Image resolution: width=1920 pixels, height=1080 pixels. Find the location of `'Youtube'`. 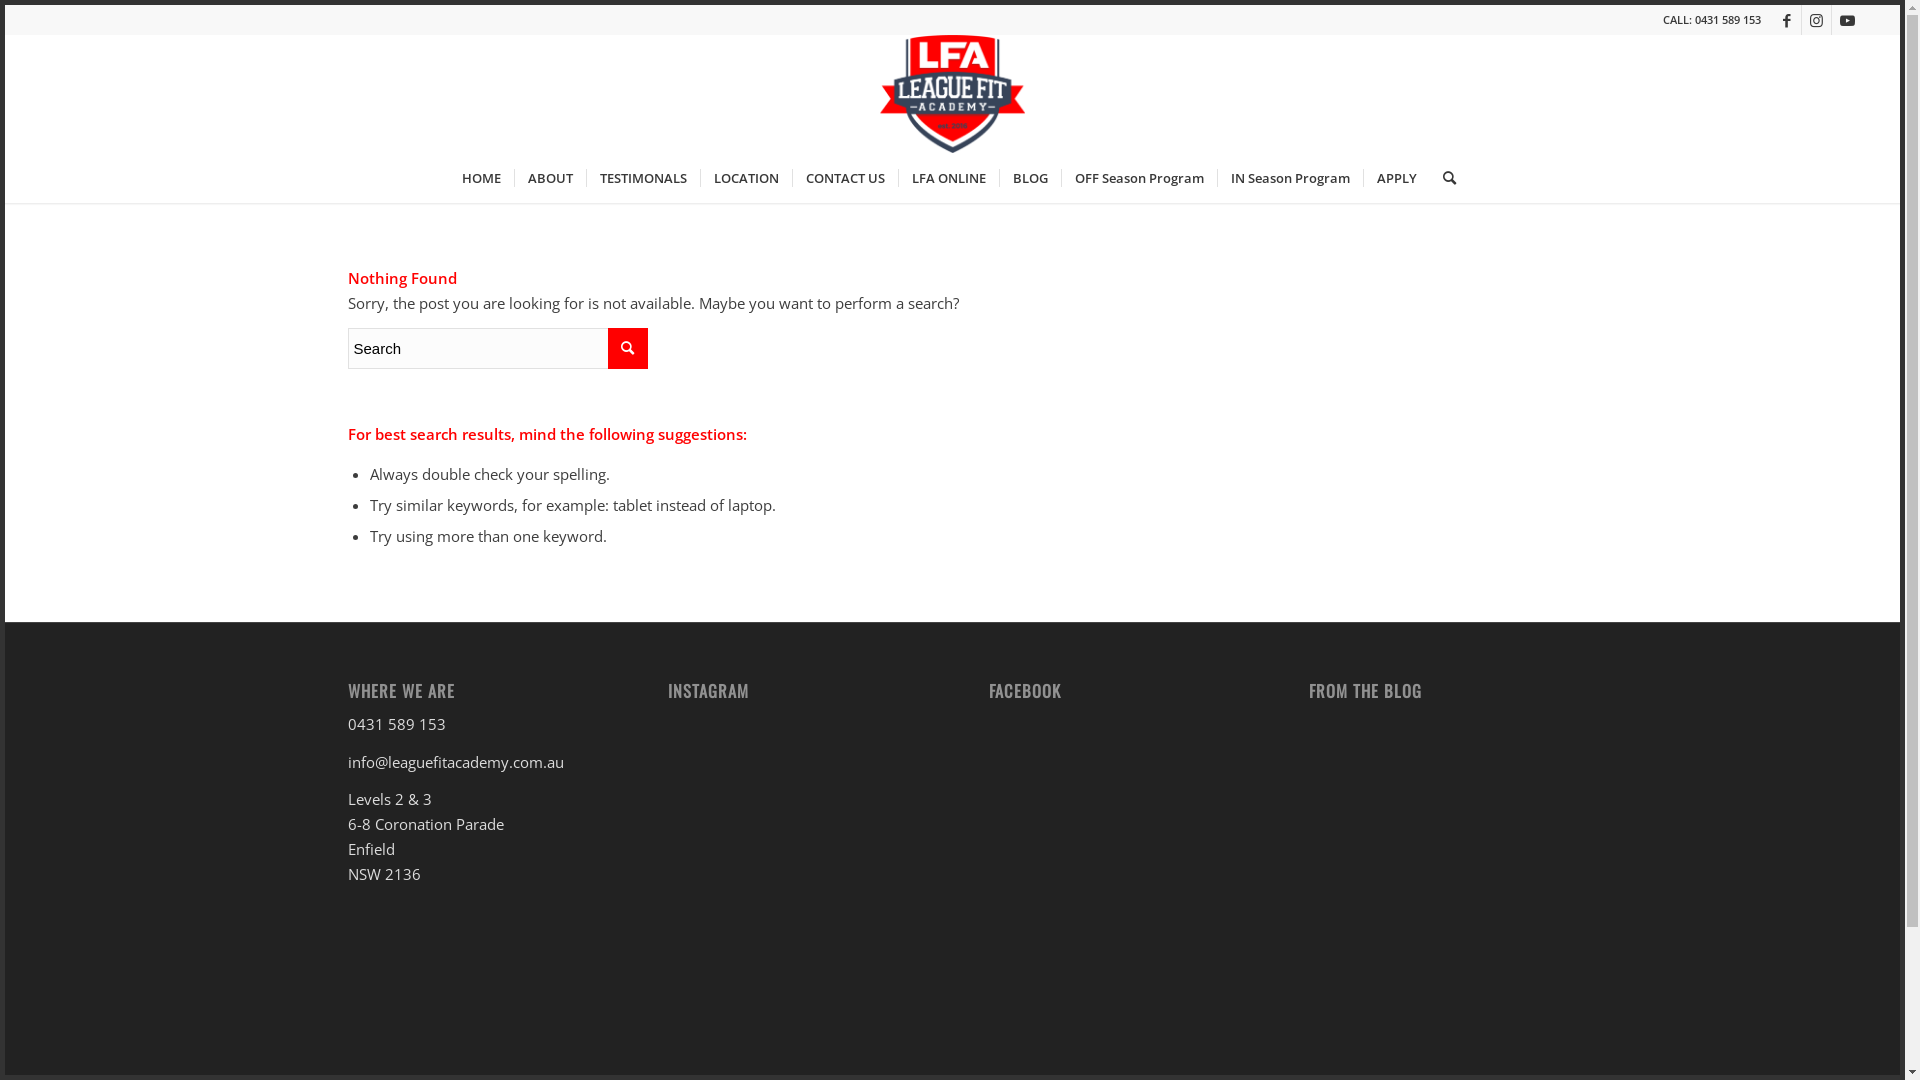

'Youtube' is located at coordinates (1846, 19).